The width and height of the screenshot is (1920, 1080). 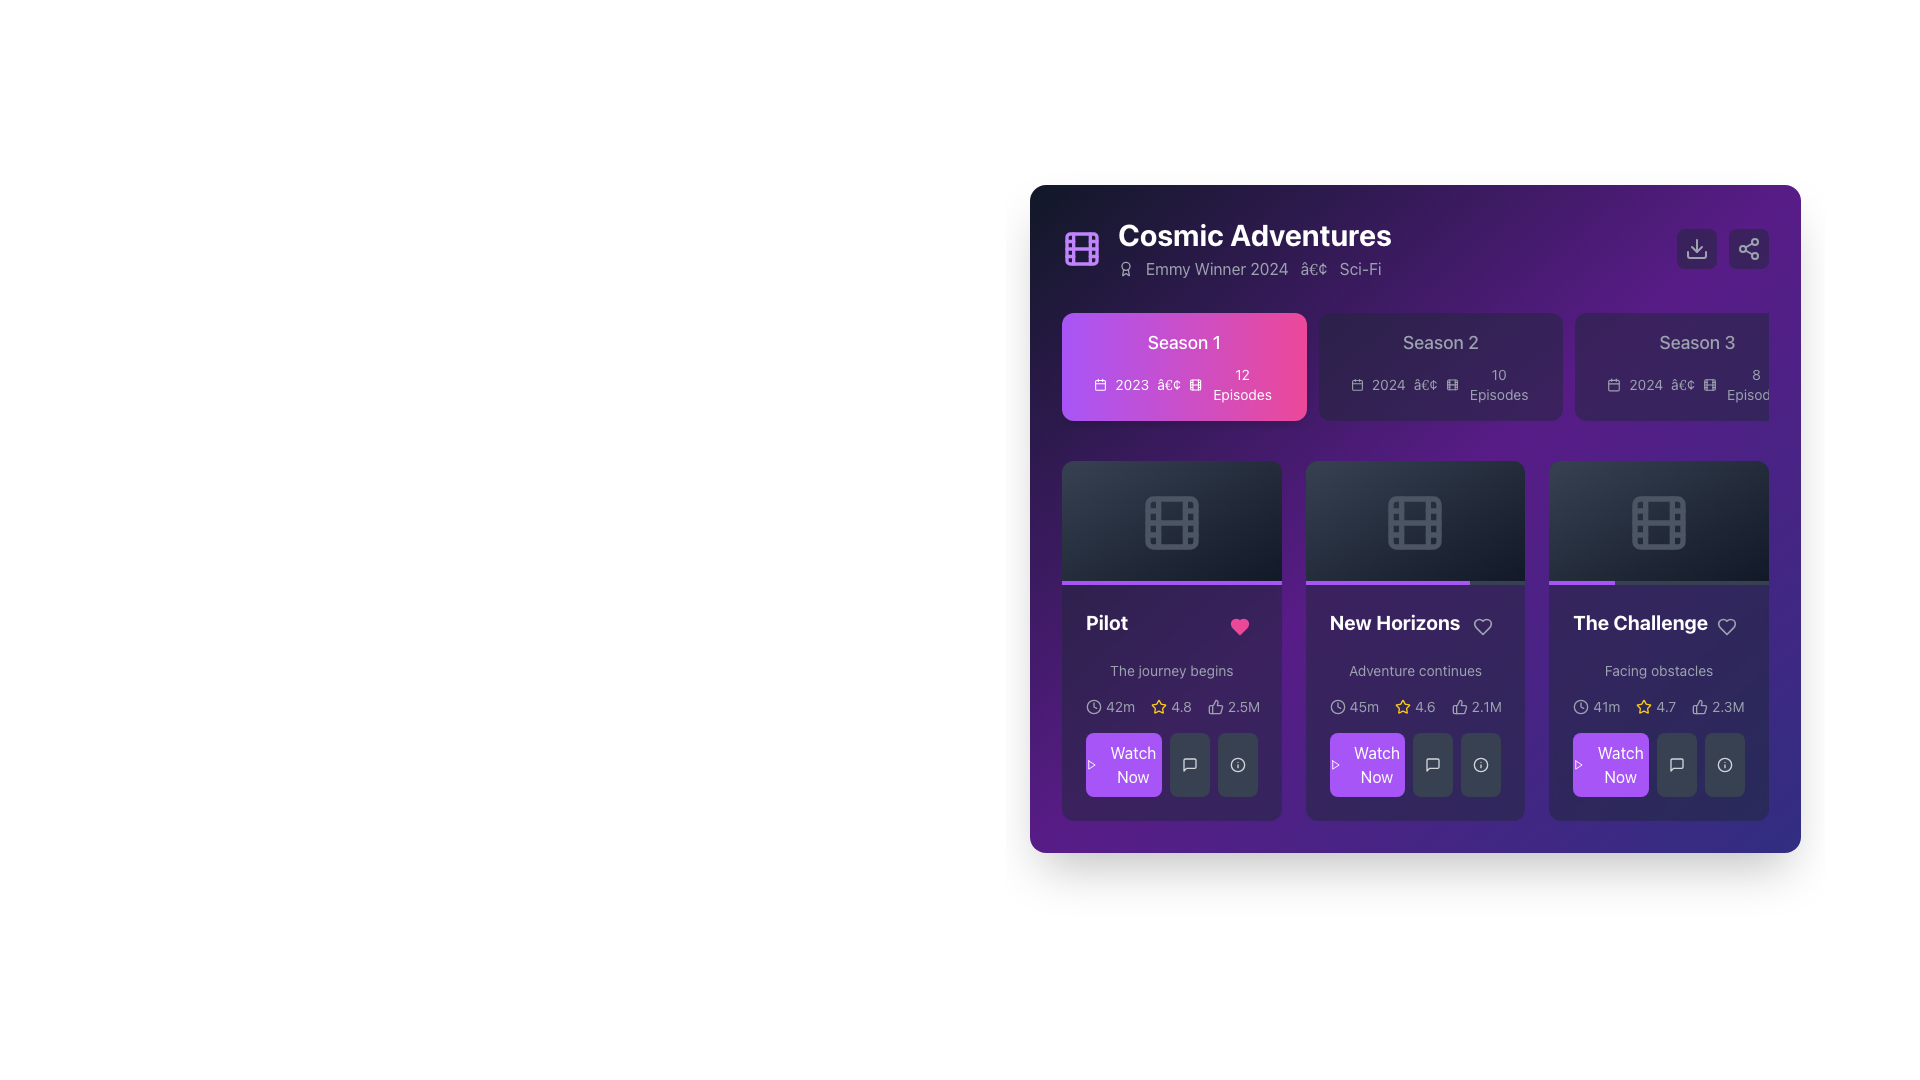 What do you see at coordinates (1123, 764) in the screenshot?
I see `the purple button labeled 'Watch Now' located` at bounding box center [1123, 764].